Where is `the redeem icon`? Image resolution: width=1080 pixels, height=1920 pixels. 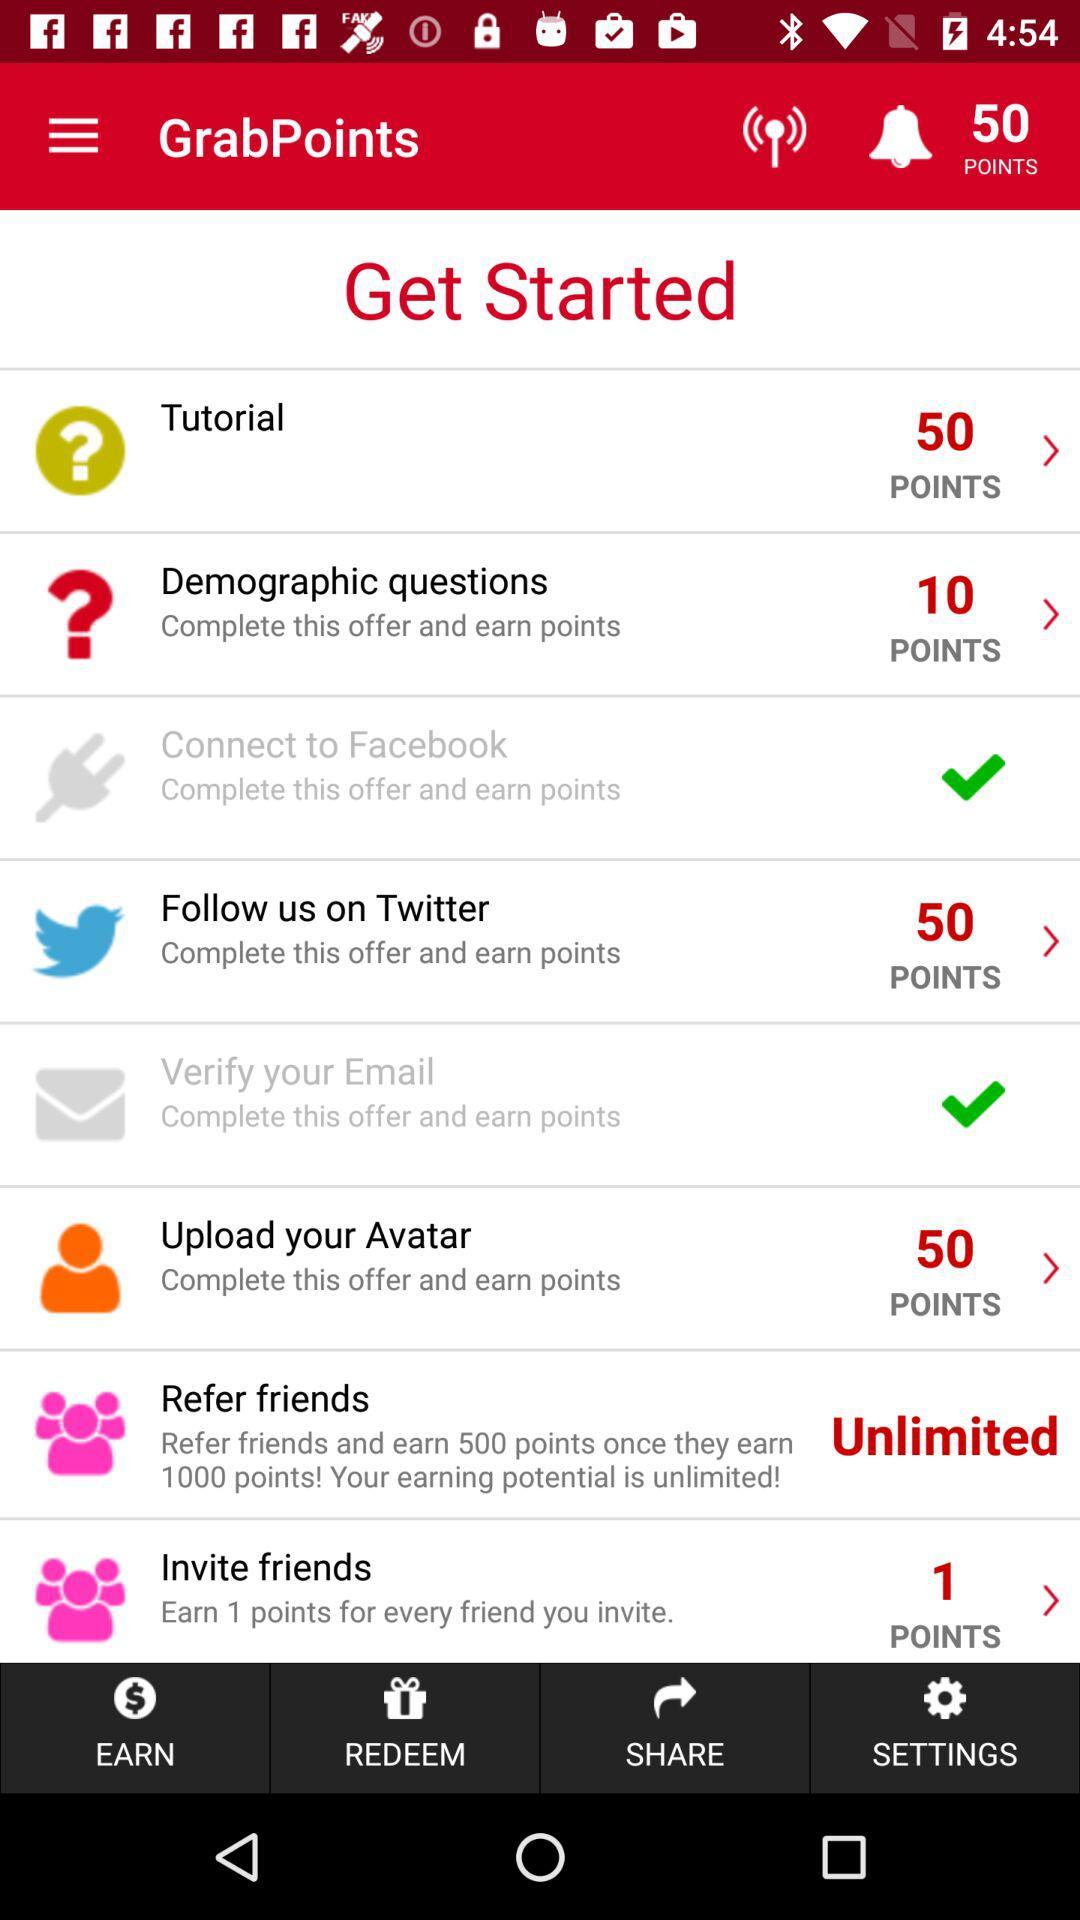
the redeem icon is located at coordinates (405, 1727).